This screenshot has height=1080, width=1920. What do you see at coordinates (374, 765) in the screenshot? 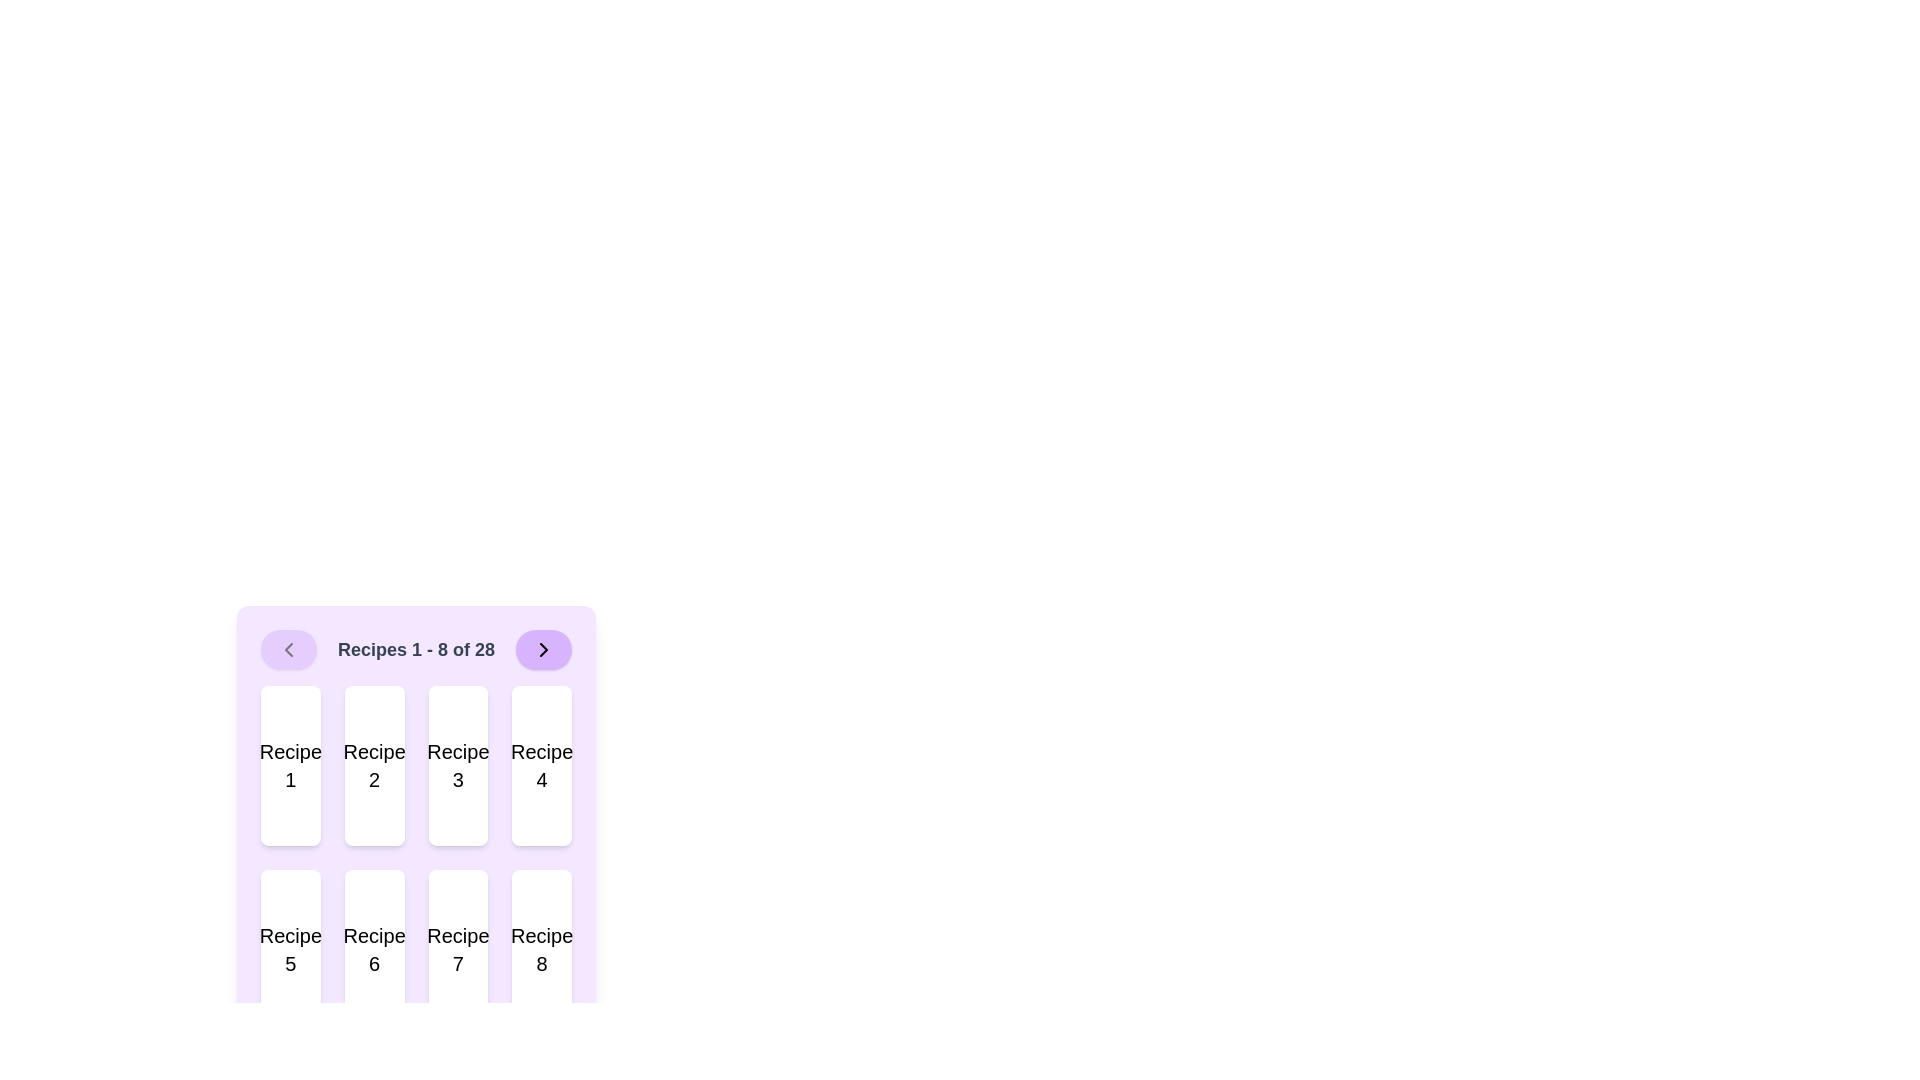
I see `text 'Recipe 2' from the centered text label within the second card of the grid layout` at bounding box center [374, 765].